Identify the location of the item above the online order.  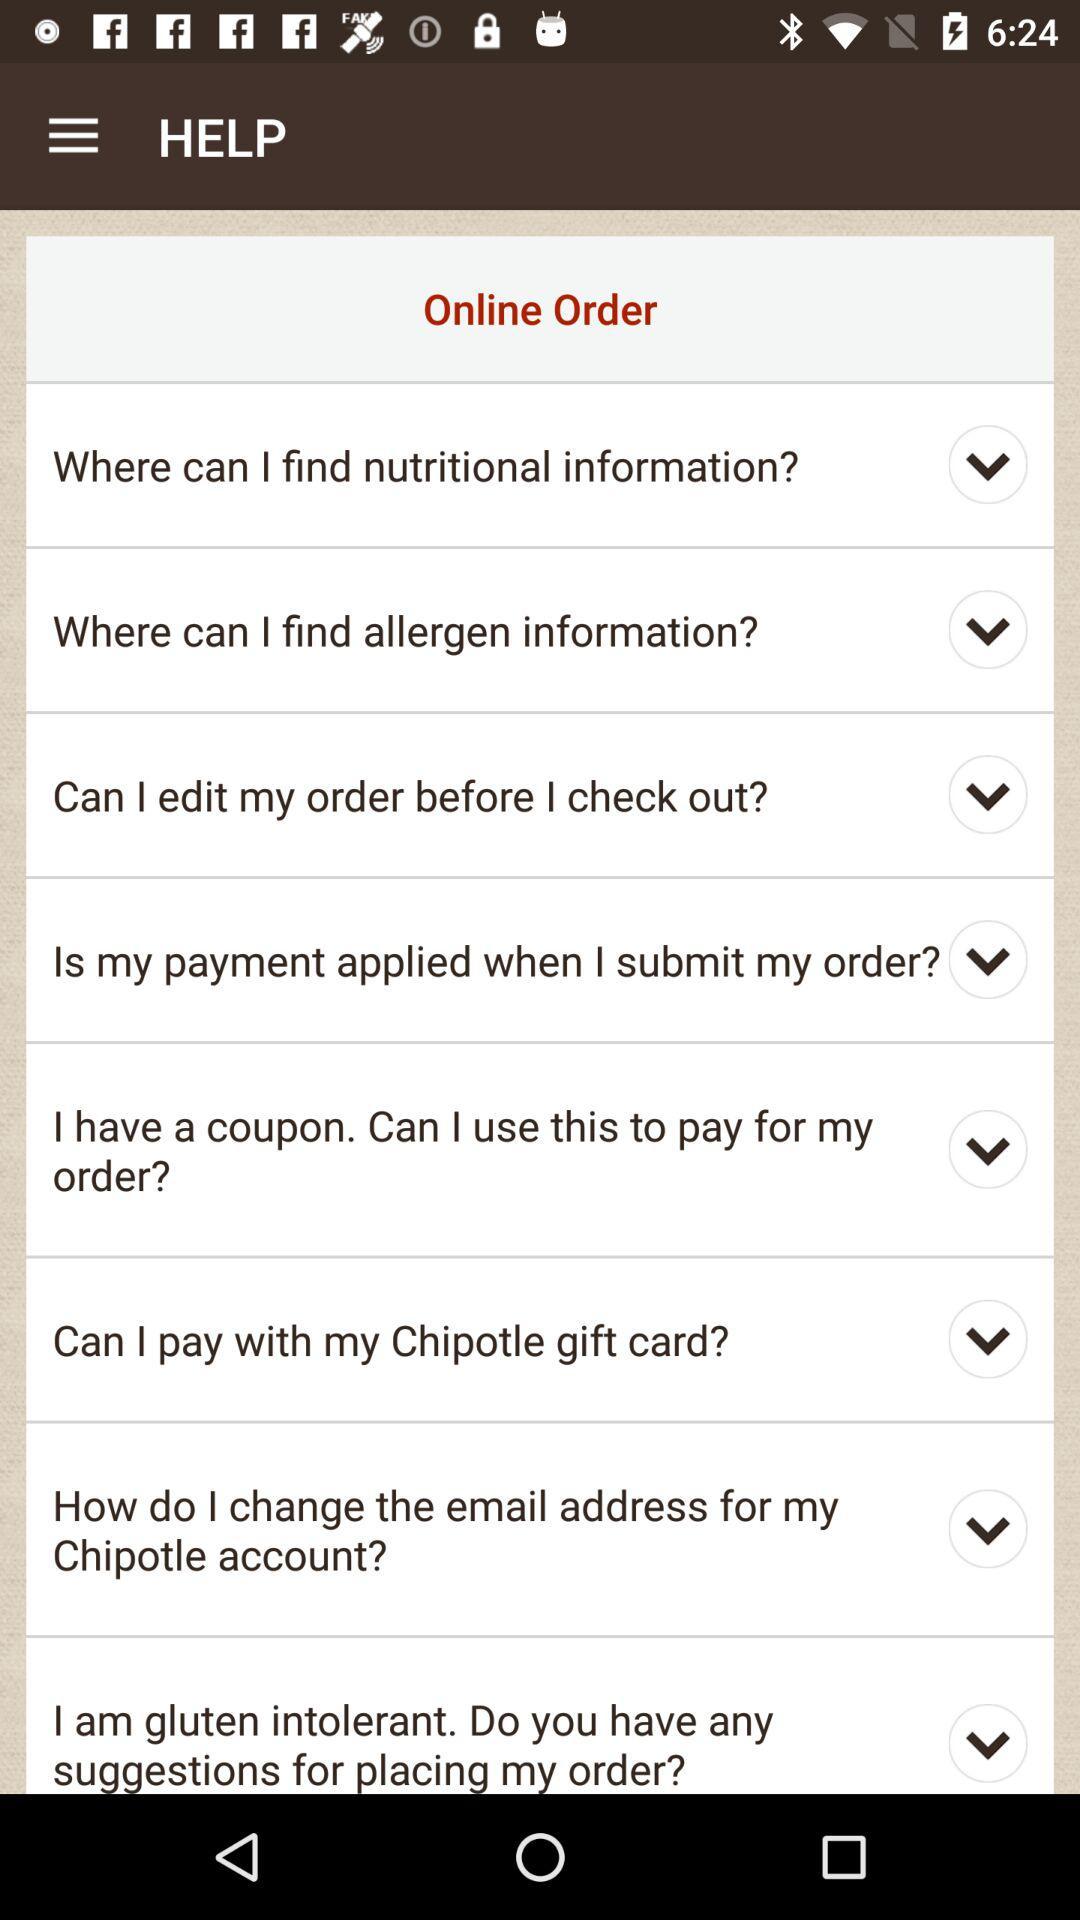
(72, 135).